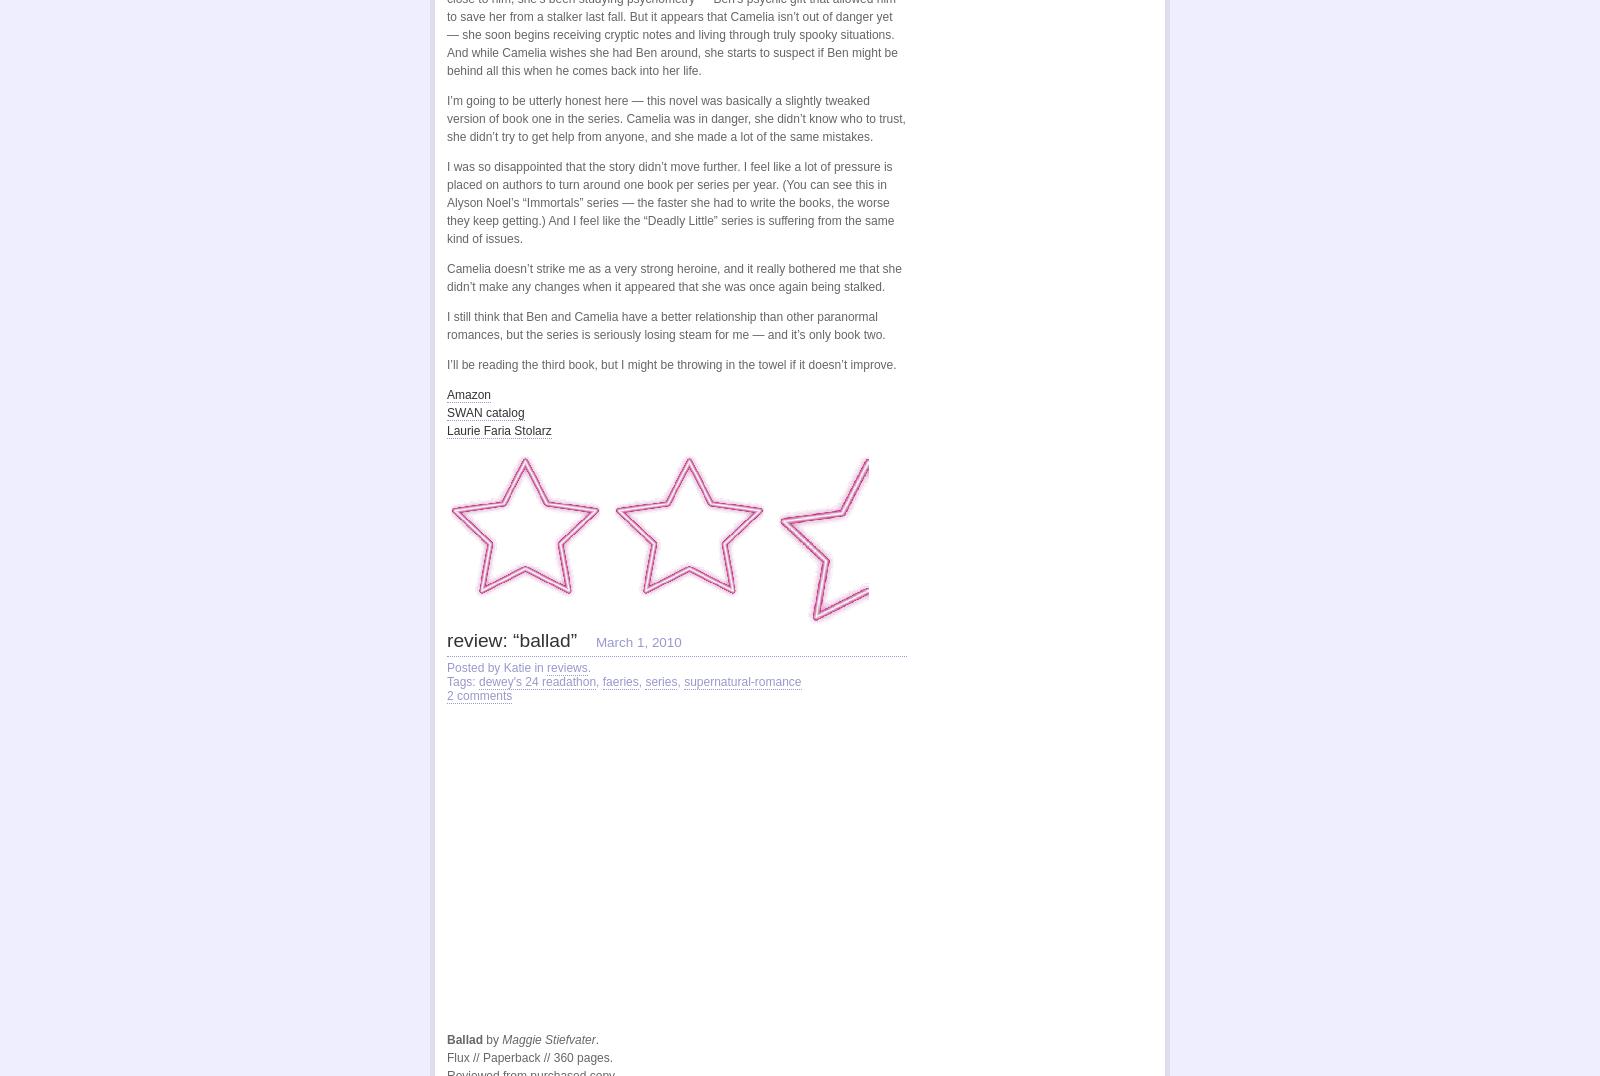  I want to click on 'I’m going to be utterly honest here — this novel was basically a slightly tweaked version of book one in the series. Camelia was in danger, she didn’t know who to trust, she didn’t try to get help from anyone, and she made a lot of the same mistakes.', so click(676, 117).